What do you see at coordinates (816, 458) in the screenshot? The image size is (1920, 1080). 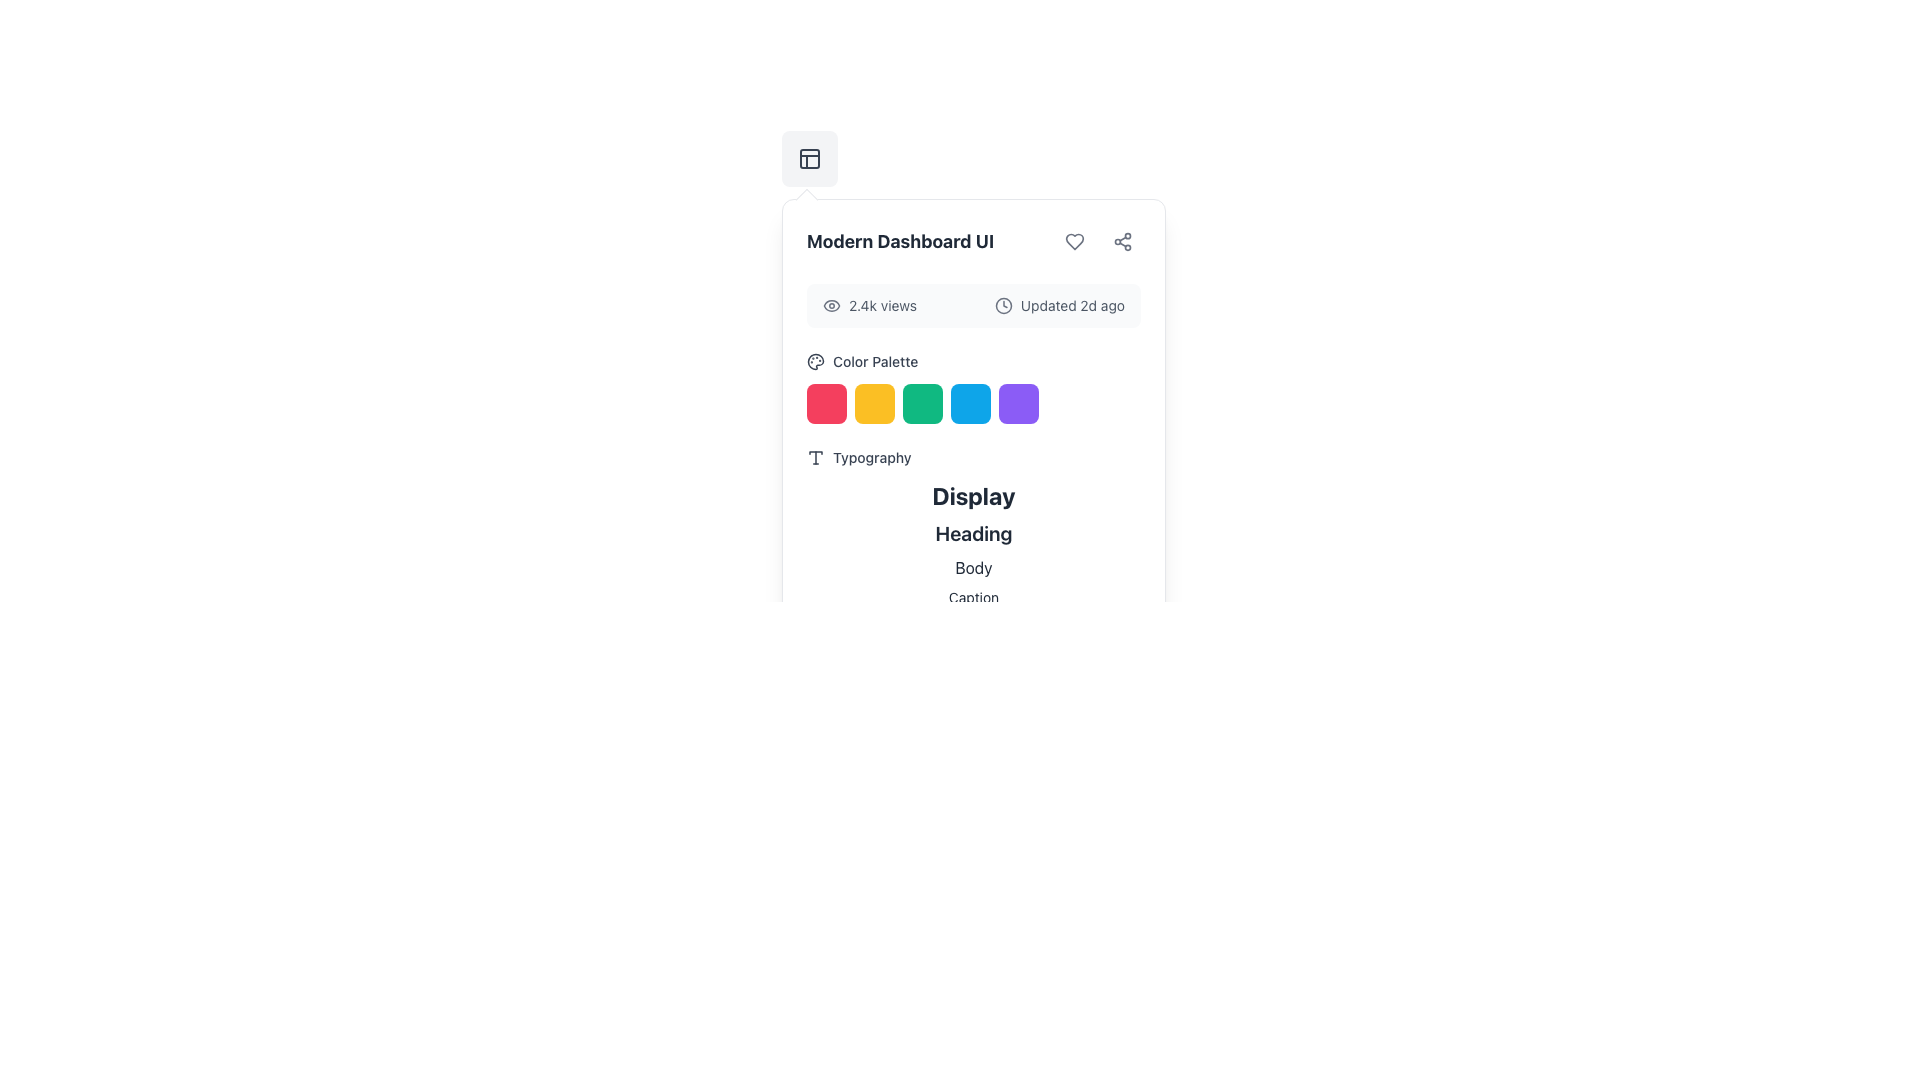 I see `the 'T' typography icon, which is the leftmost component in the 'Typography' label group, rendered in dark gray color and adjacent to the text 'Typography'` at bounding box center [816, 458].